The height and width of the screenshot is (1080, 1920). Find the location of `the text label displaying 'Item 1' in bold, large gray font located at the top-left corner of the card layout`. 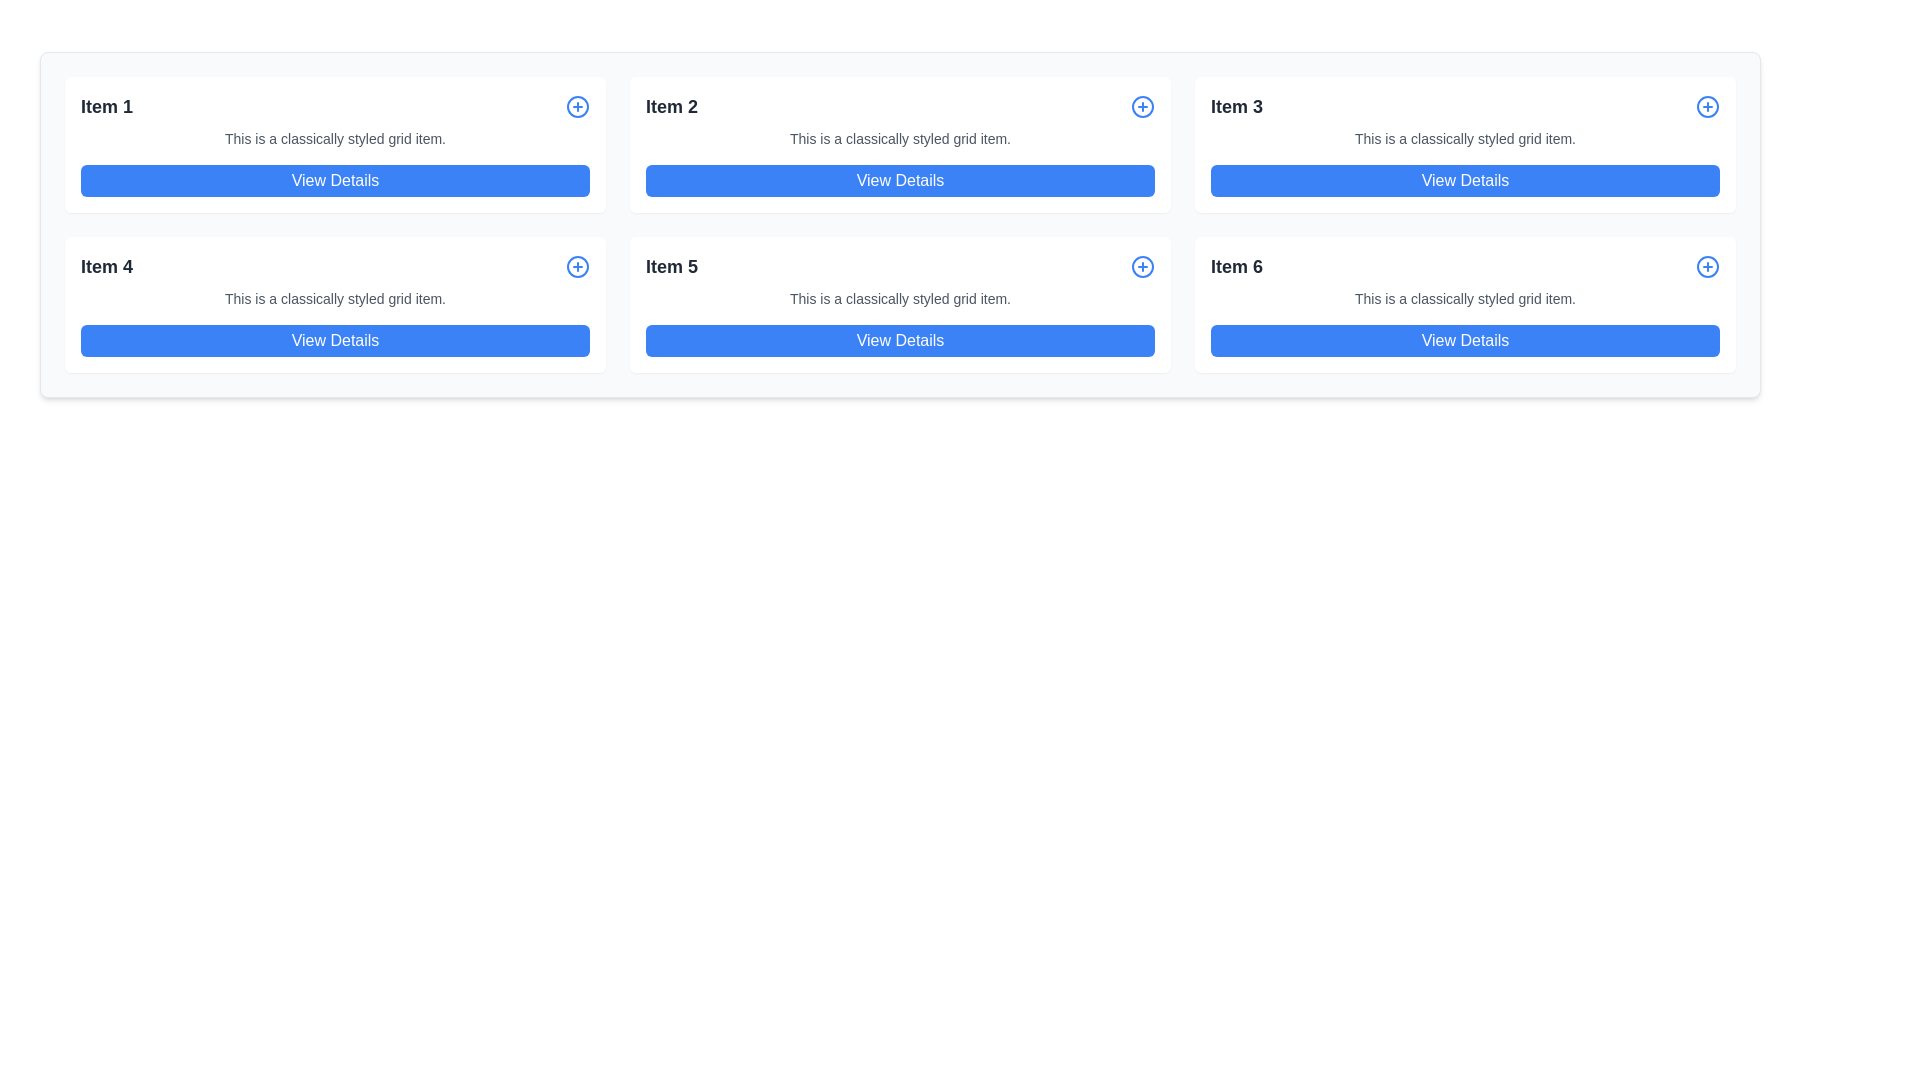

the text label displaying 'Item 1' in bold, large gray font located at the top-left corner of the card layout is located at coordinates (105, 107).